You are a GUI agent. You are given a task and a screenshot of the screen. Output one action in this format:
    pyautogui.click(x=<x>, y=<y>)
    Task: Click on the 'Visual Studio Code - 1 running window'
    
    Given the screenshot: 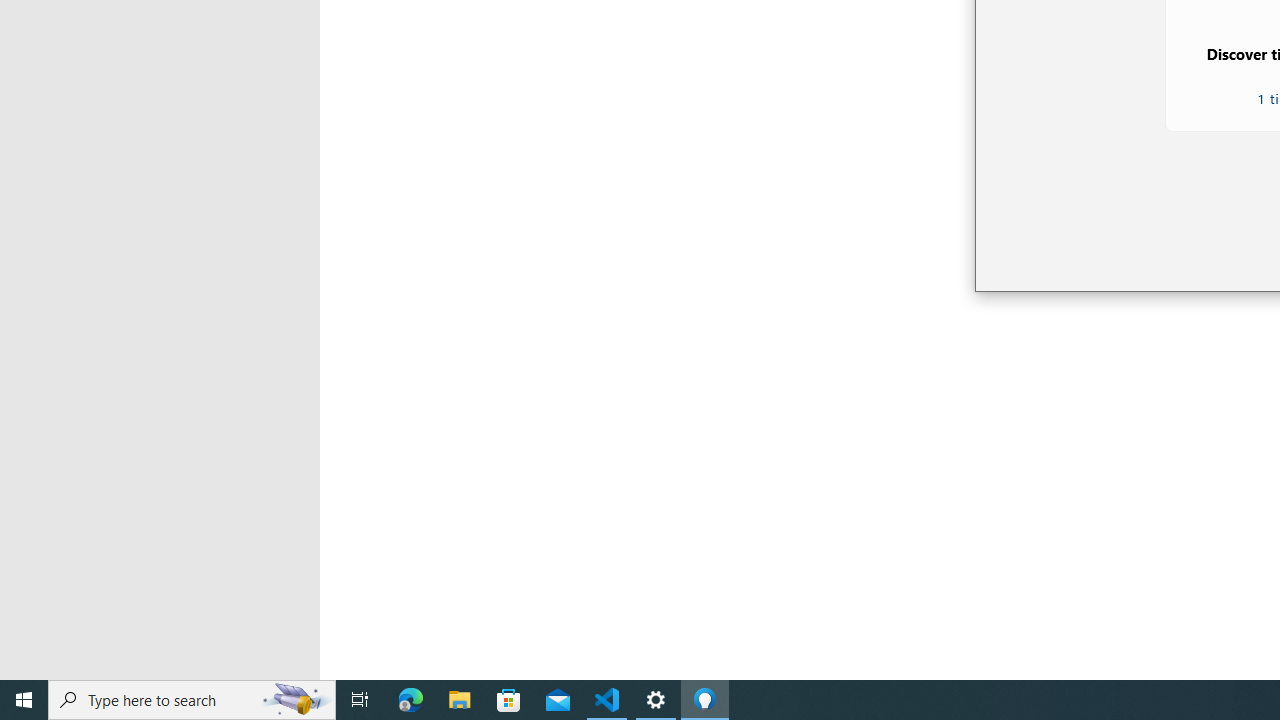 What is the action you would take?
    pyautogui.click(x=606, y=698)
    